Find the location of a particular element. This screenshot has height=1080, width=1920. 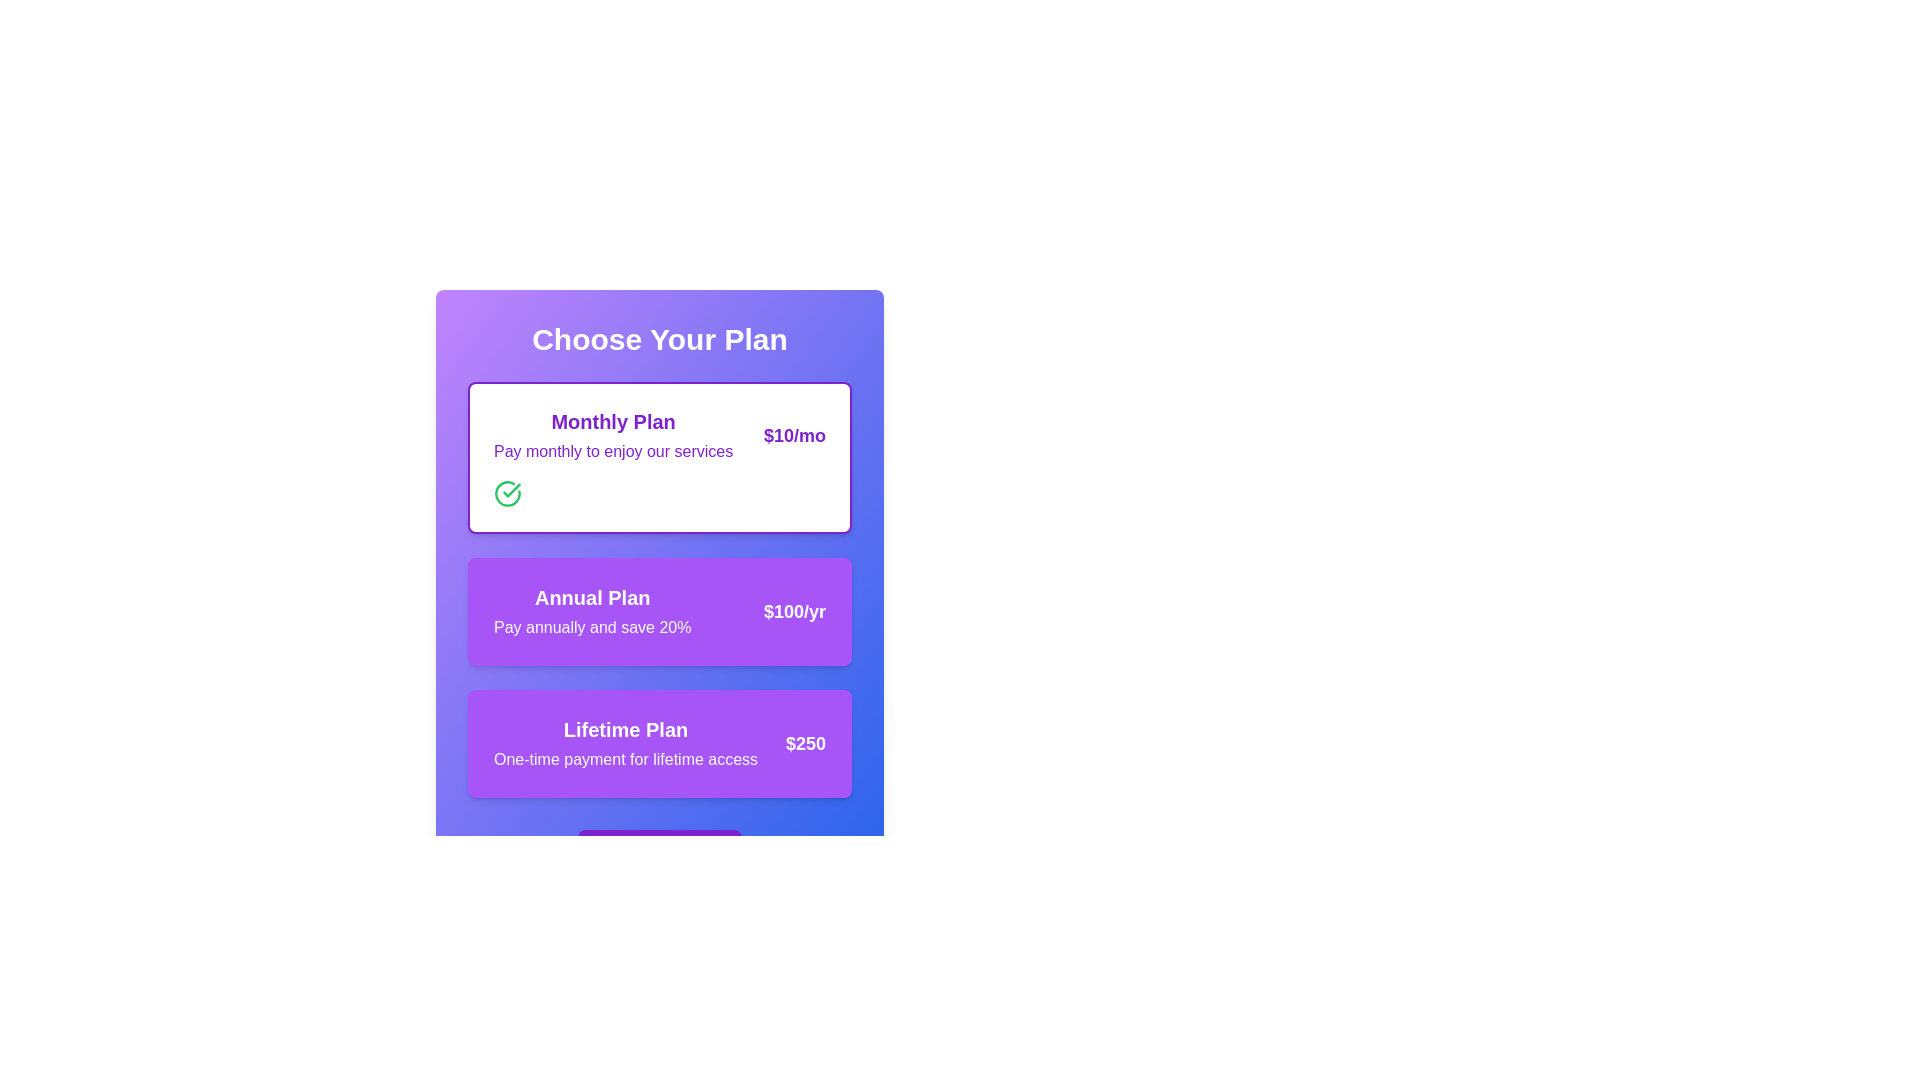

the monthly subscription plan Selection Card located at the top of the vertical stack of cards is located at coordinates (660, 458).